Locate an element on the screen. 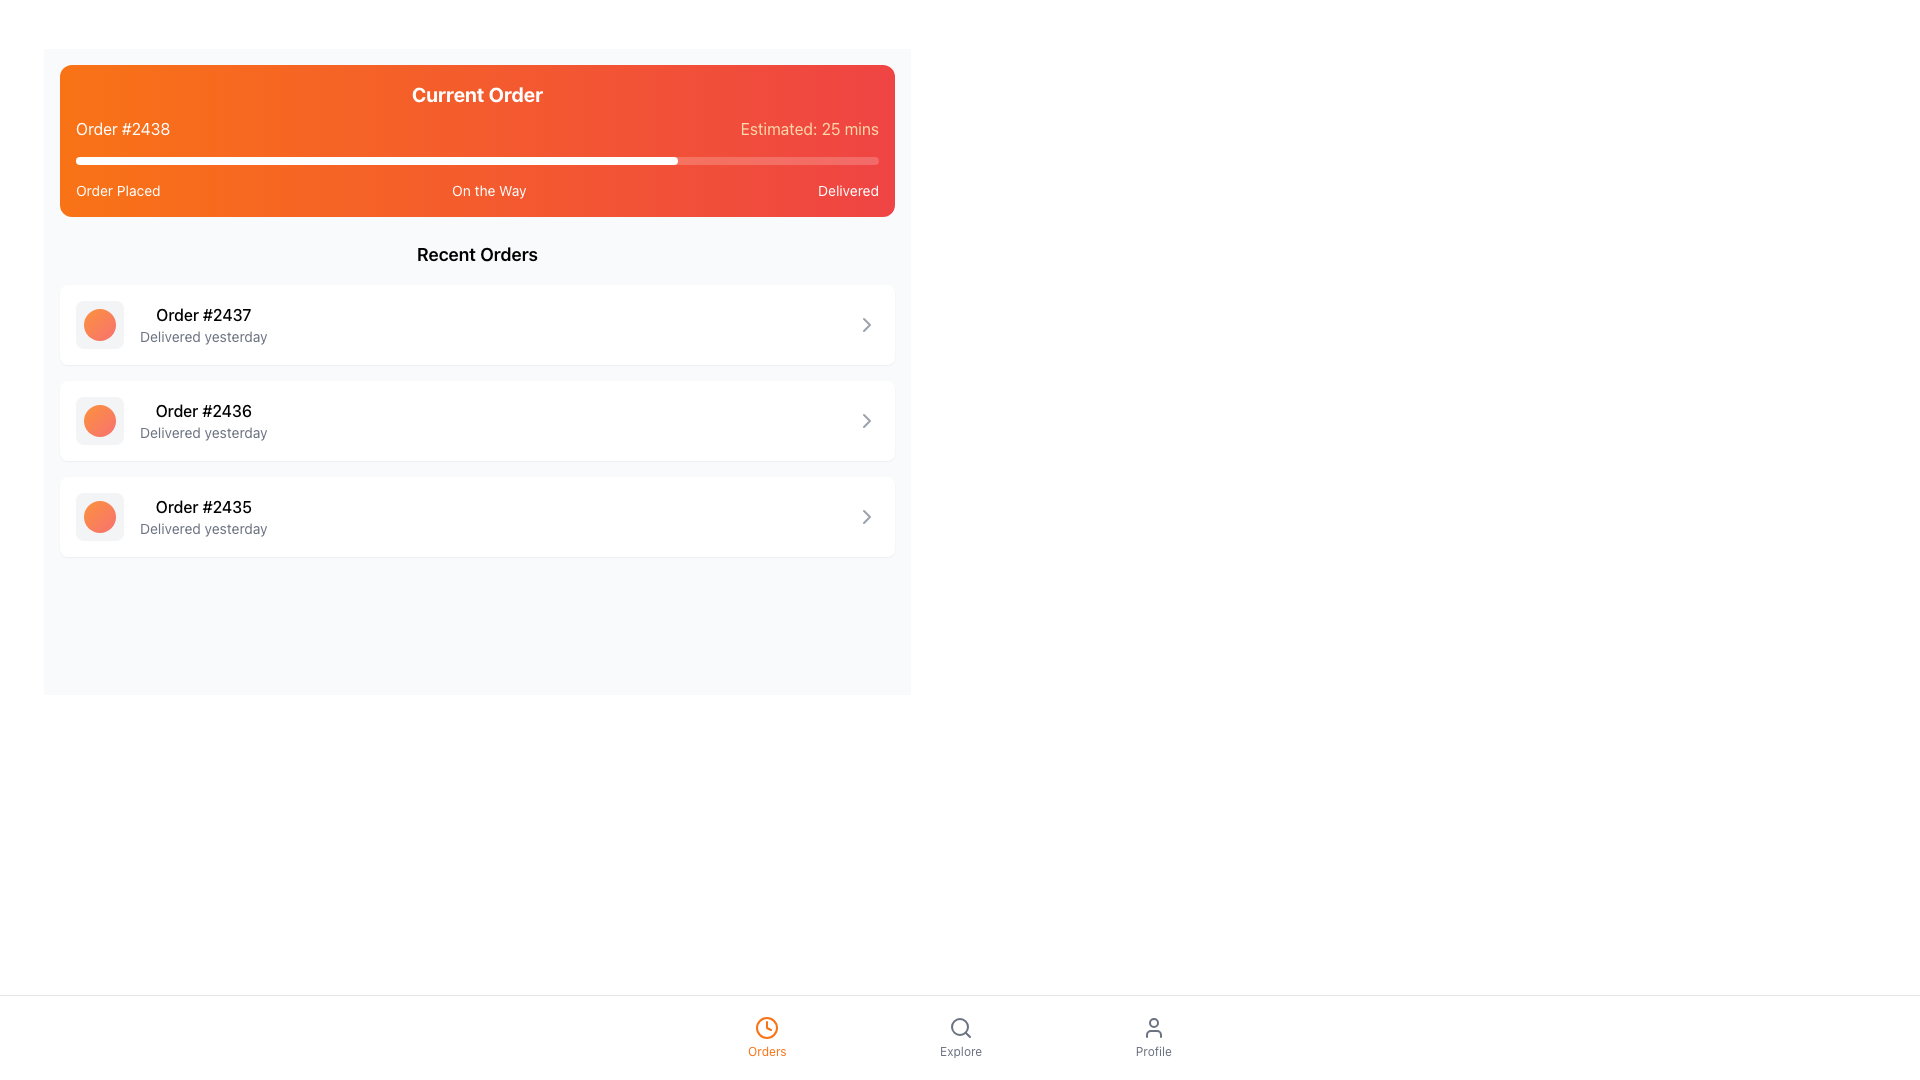  the Text Label displaying 'Estimated: 25 mins' in an orange font on a red gradient background, located in the header section aligned to the top-right corner is located at coordinates (809, 128).